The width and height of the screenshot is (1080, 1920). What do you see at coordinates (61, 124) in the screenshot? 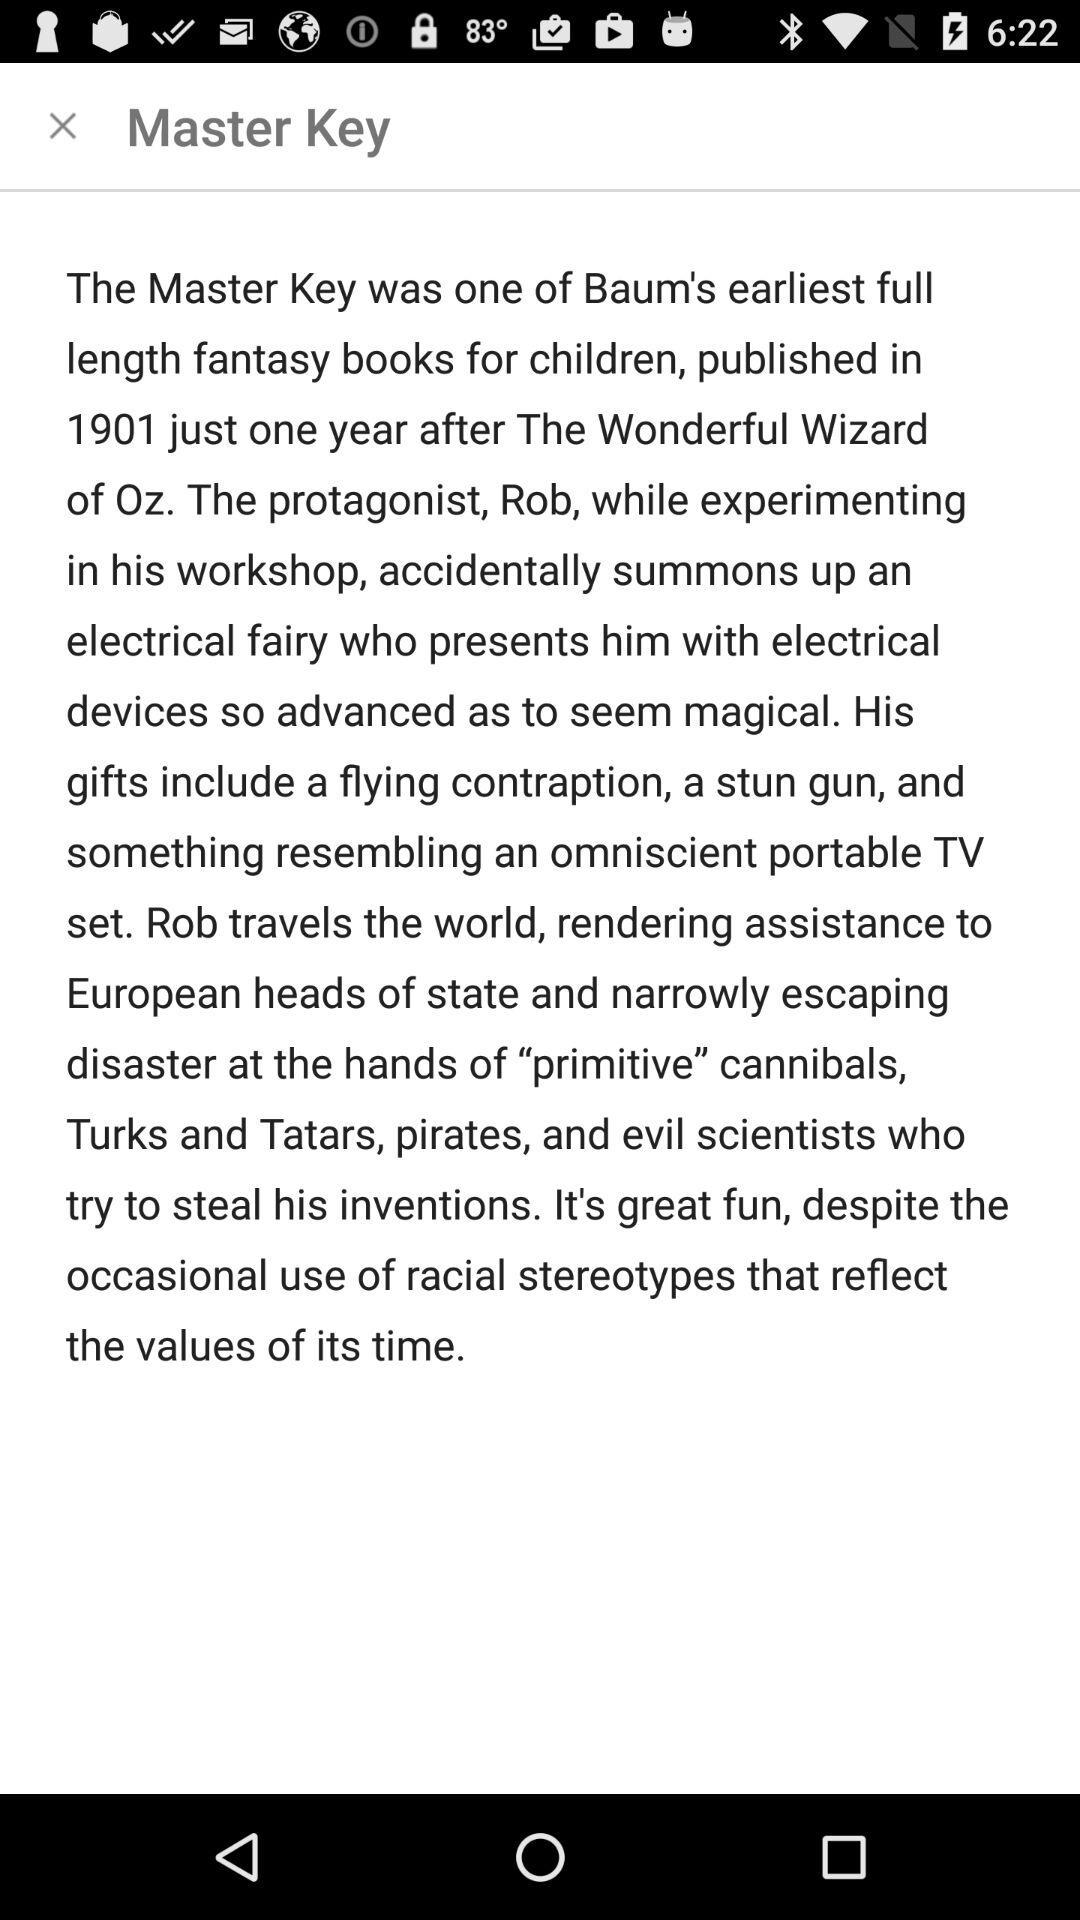
I see `the item next to the master key icon` at bounding box center [61, 124].